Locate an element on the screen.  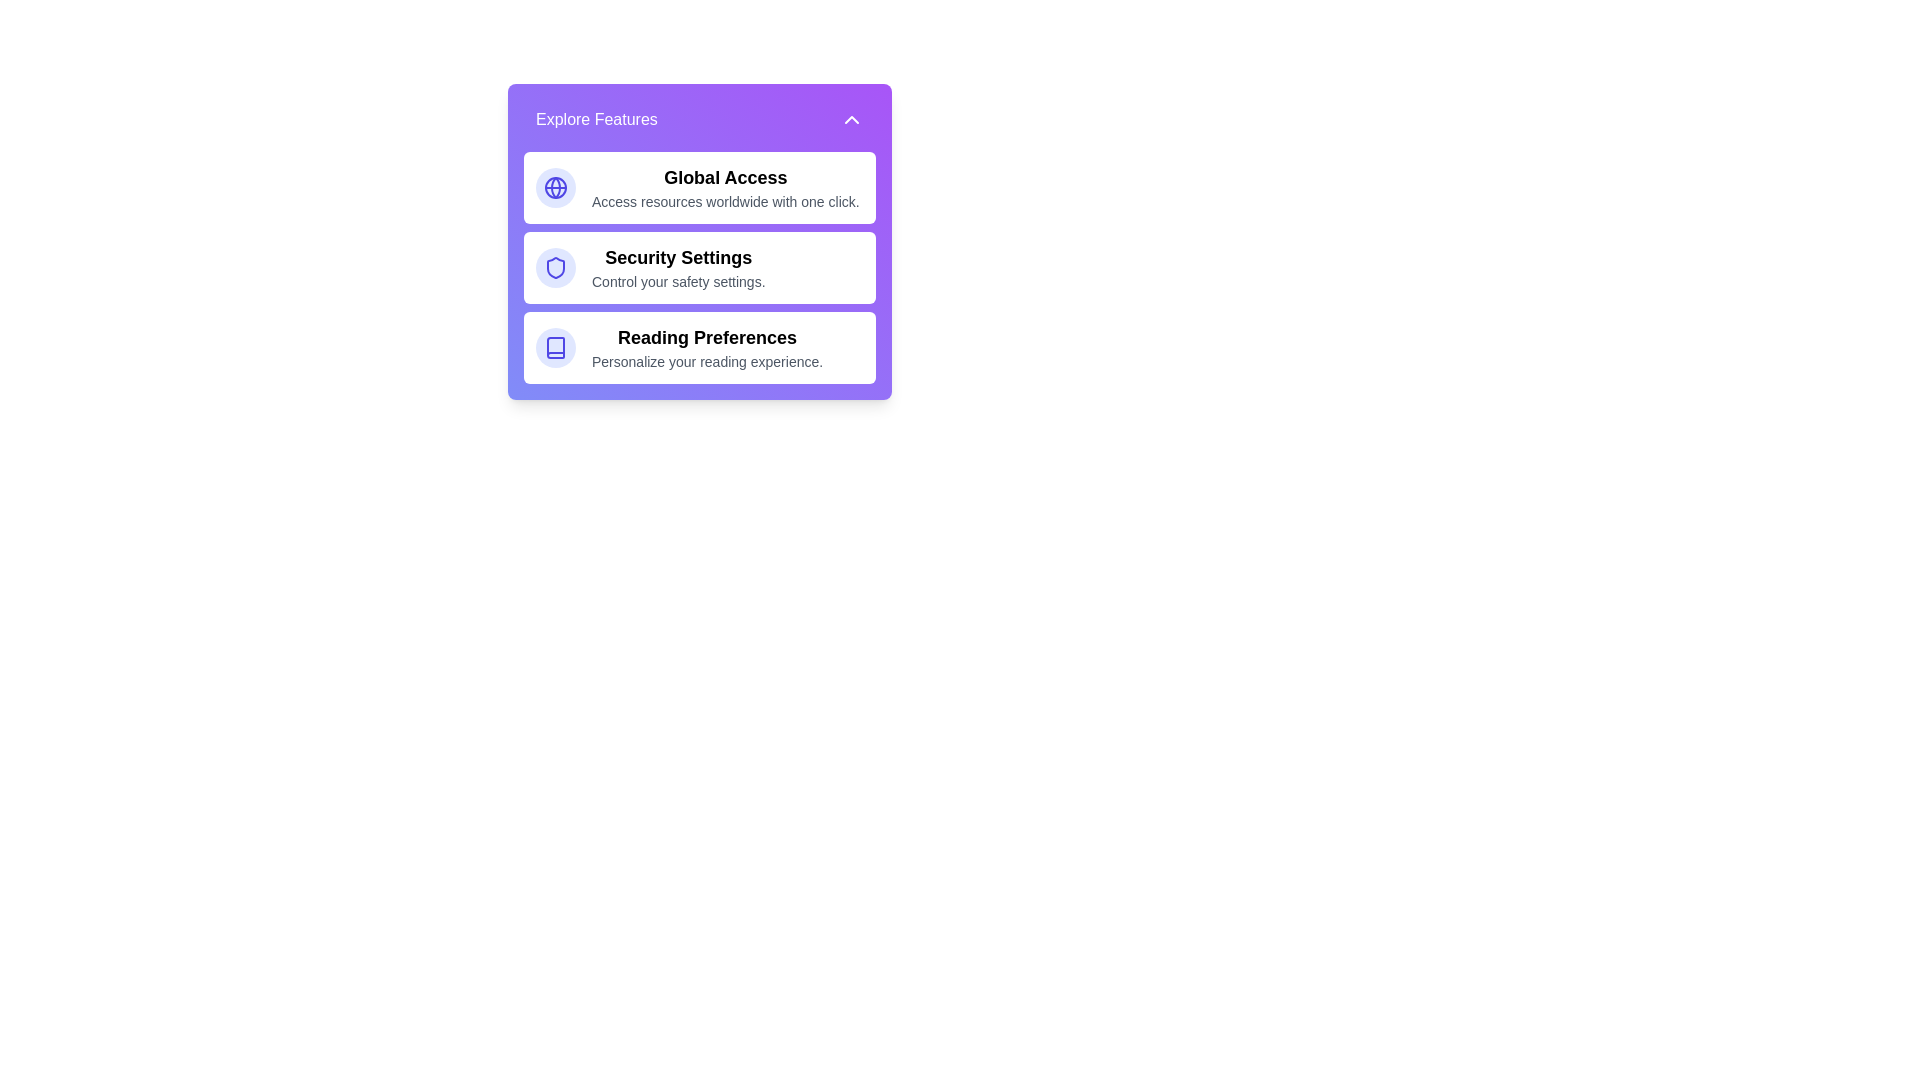
the 'Security Settings' text label is located at coordinates (678, 266).